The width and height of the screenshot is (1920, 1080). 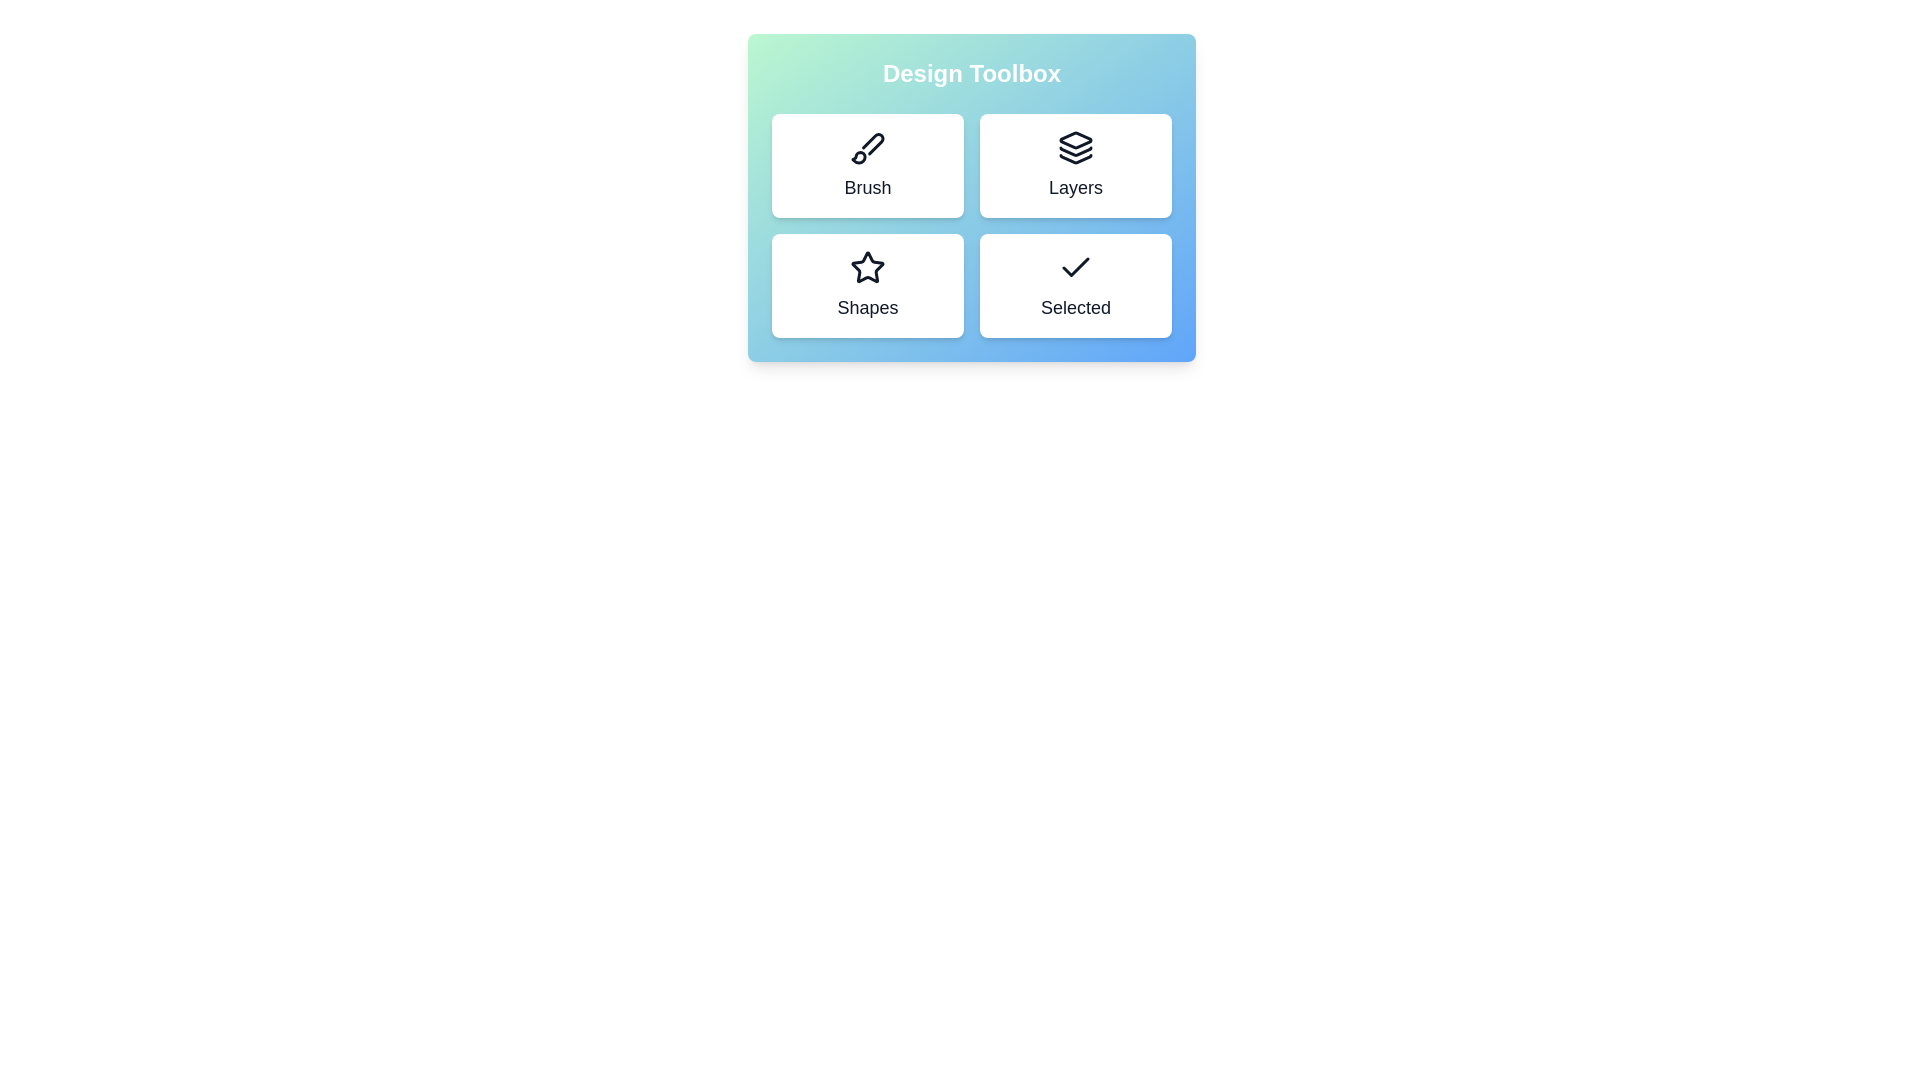 I want to click on the button labeled Selected to select or deselect it, so click(x=1074, y=285).